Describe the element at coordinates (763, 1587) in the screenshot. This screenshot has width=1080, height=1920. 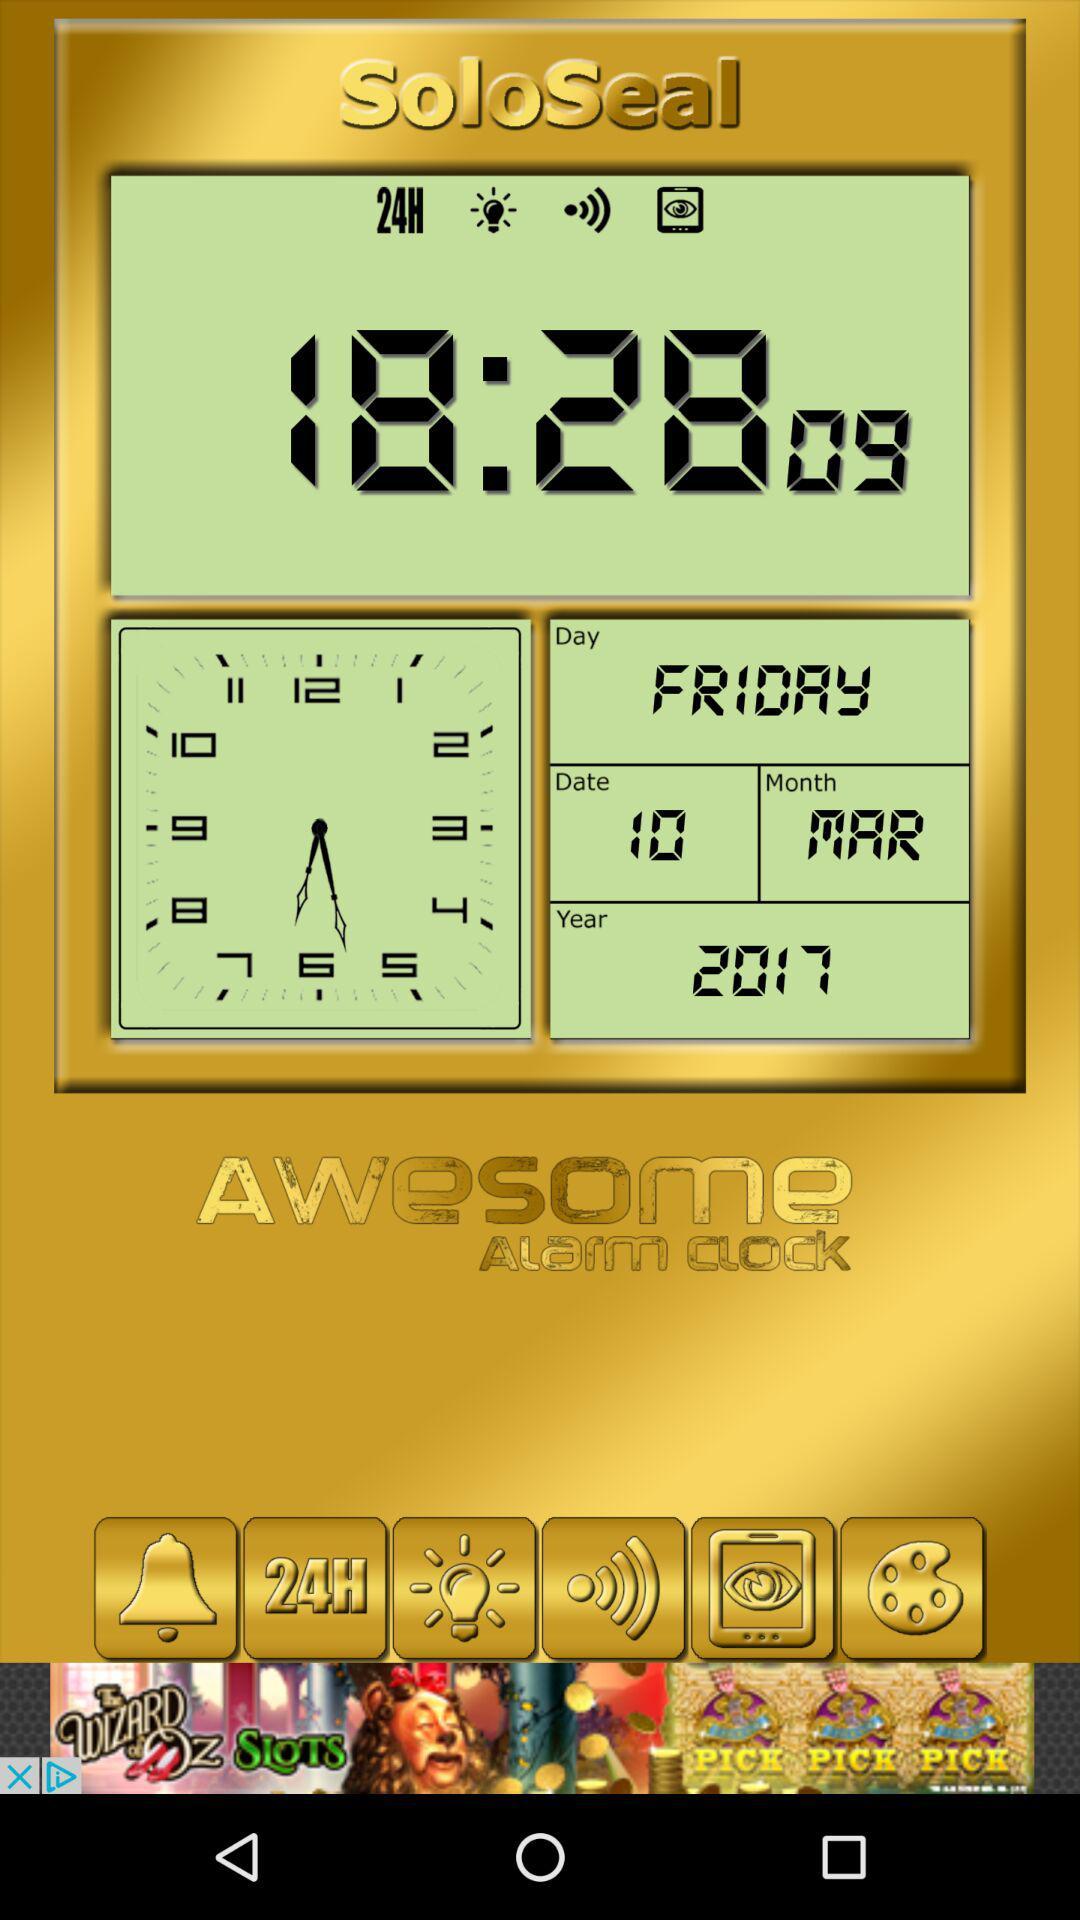
I see `keep screen awakw` at that location.